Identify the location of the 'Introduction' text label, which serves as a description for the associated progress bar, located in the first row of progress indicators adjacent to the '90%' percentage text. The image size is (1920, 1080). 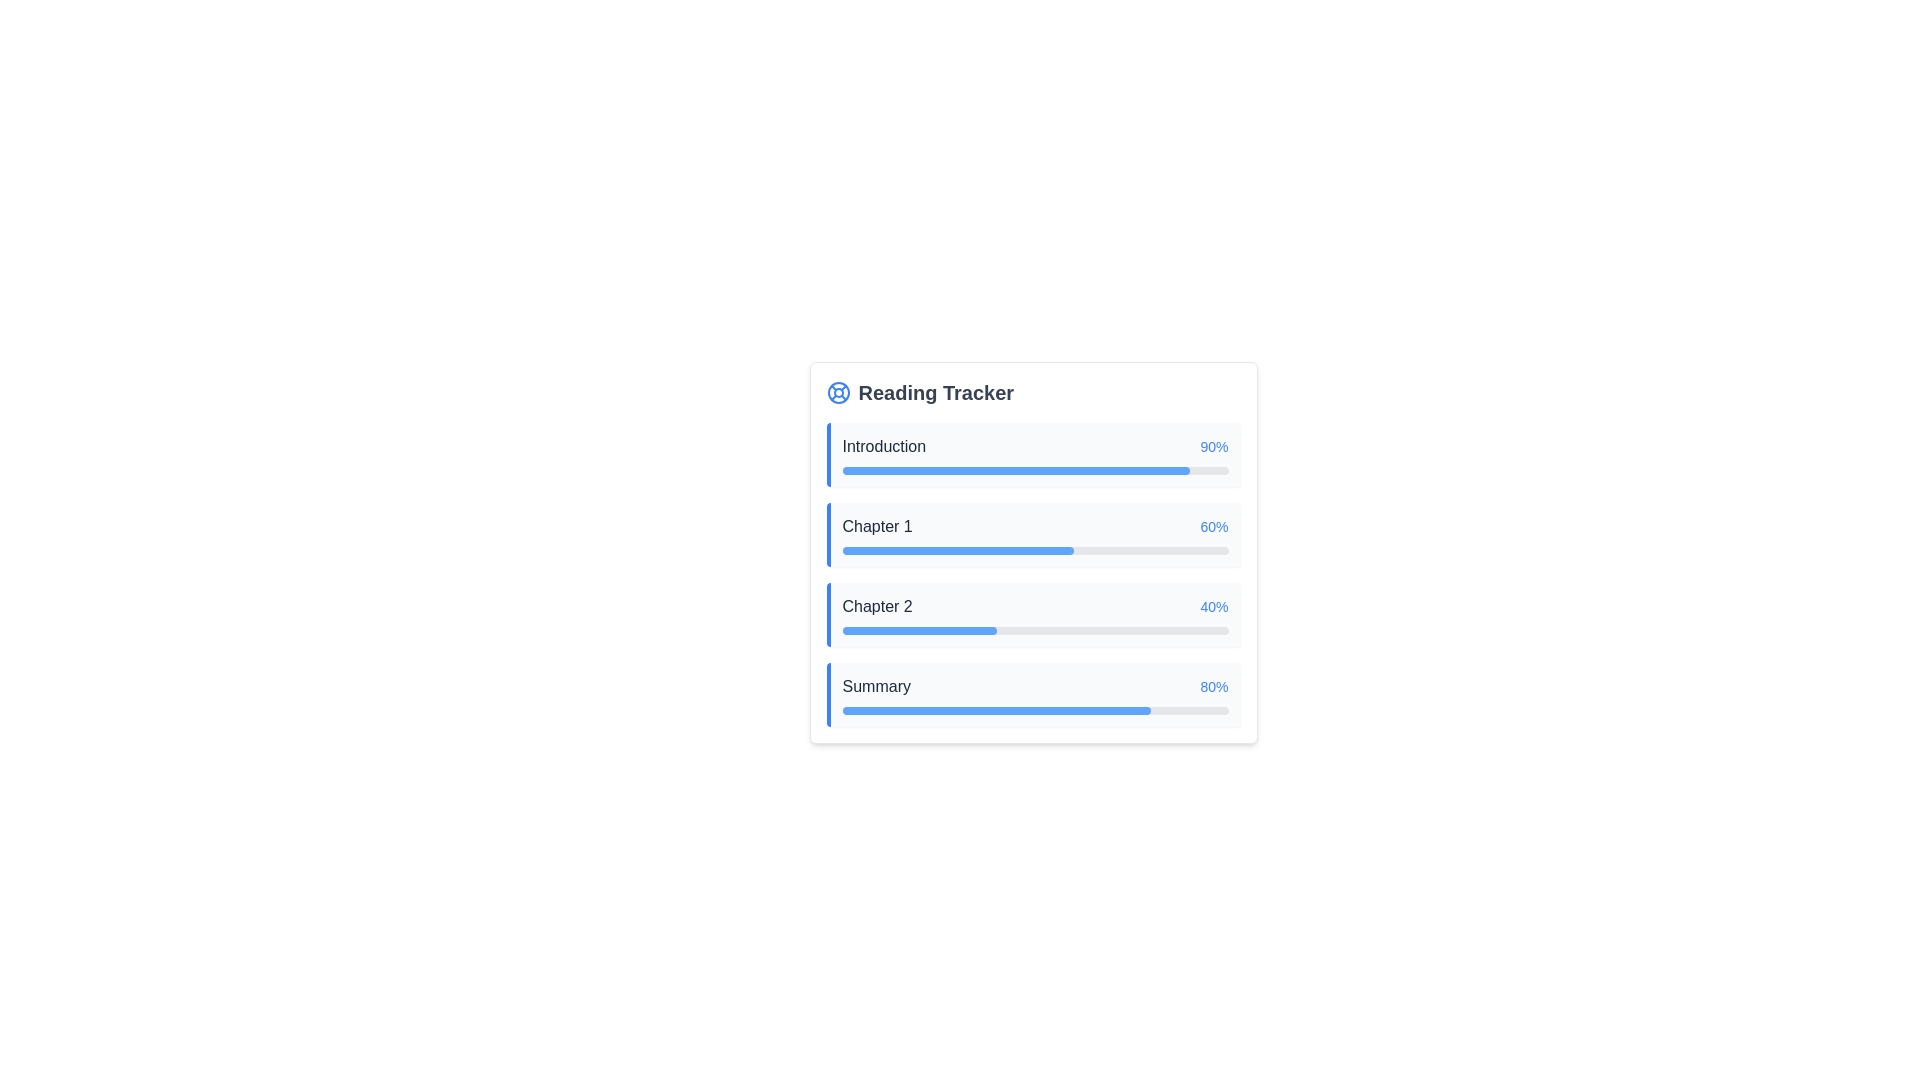
(883, 446).